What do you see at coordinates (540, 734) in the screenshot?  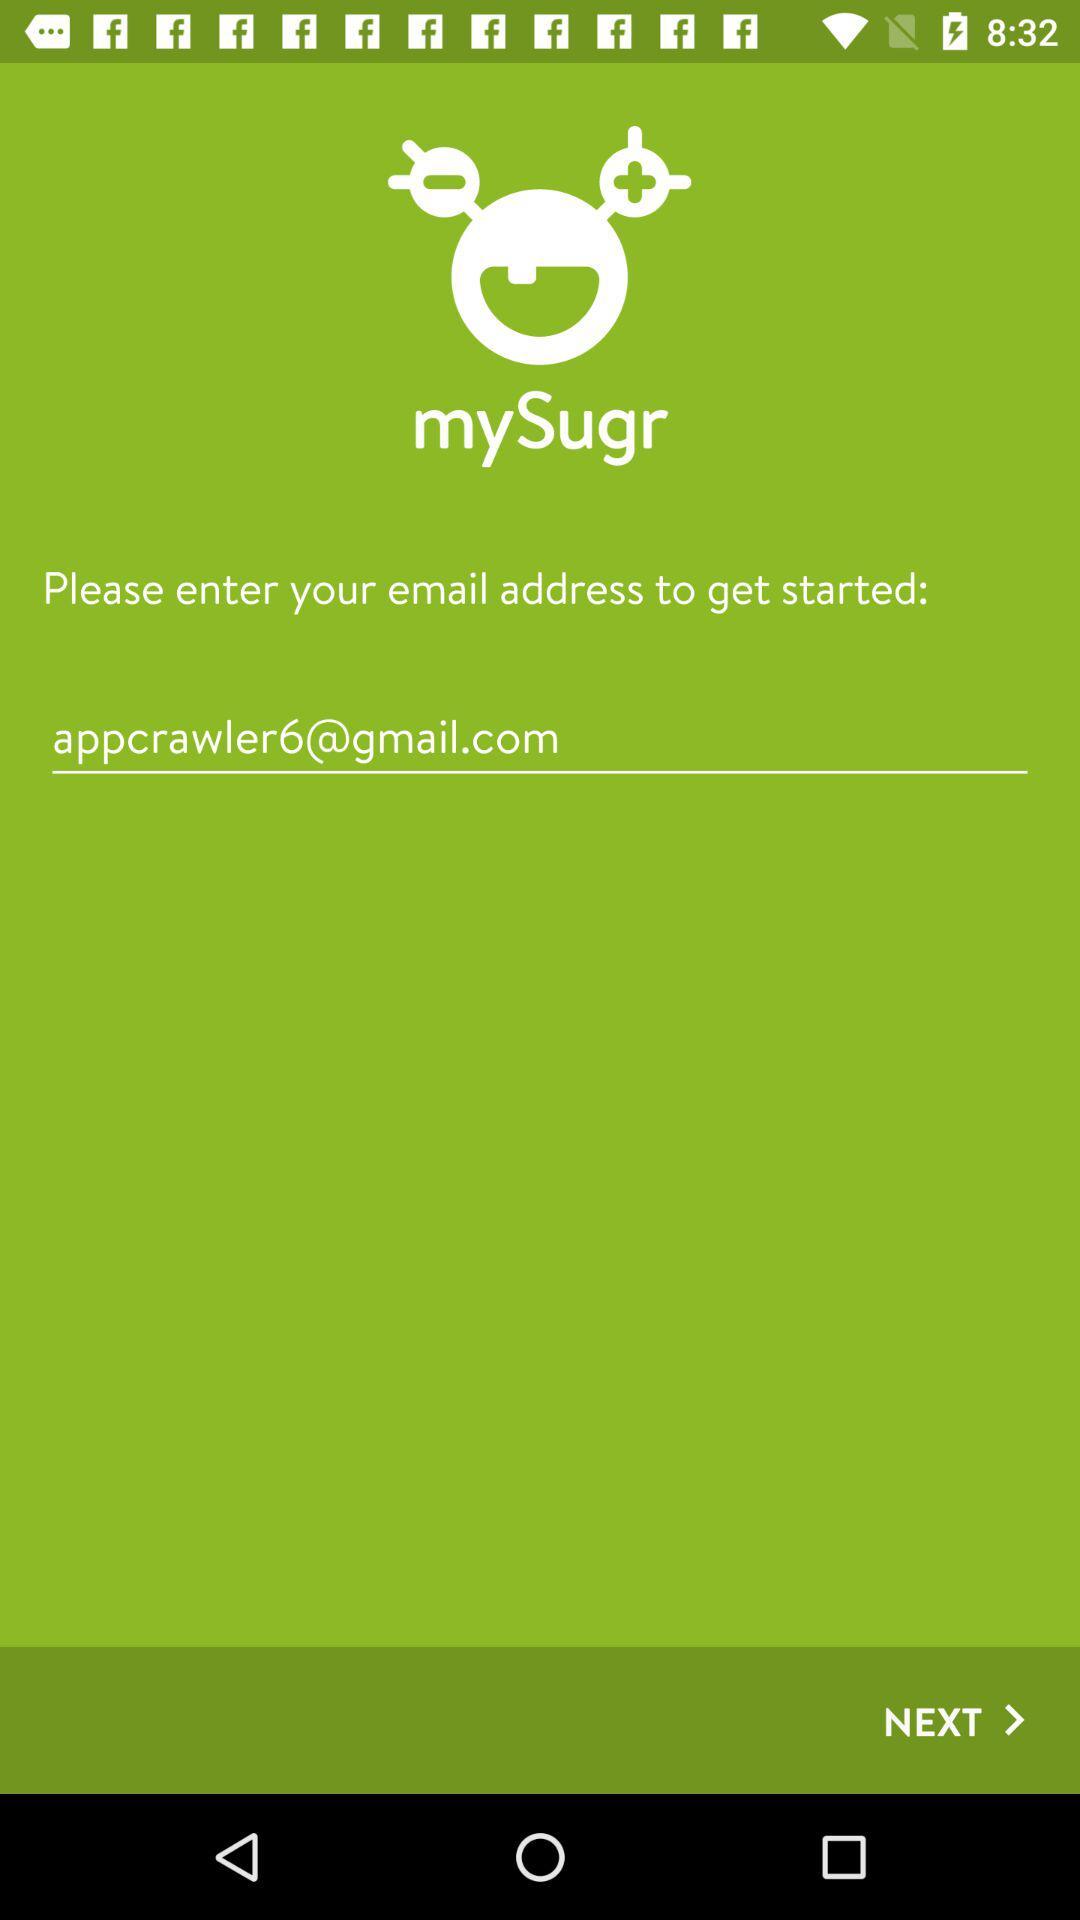 I see `item below the please enter your` at bounding box center [540, 734].